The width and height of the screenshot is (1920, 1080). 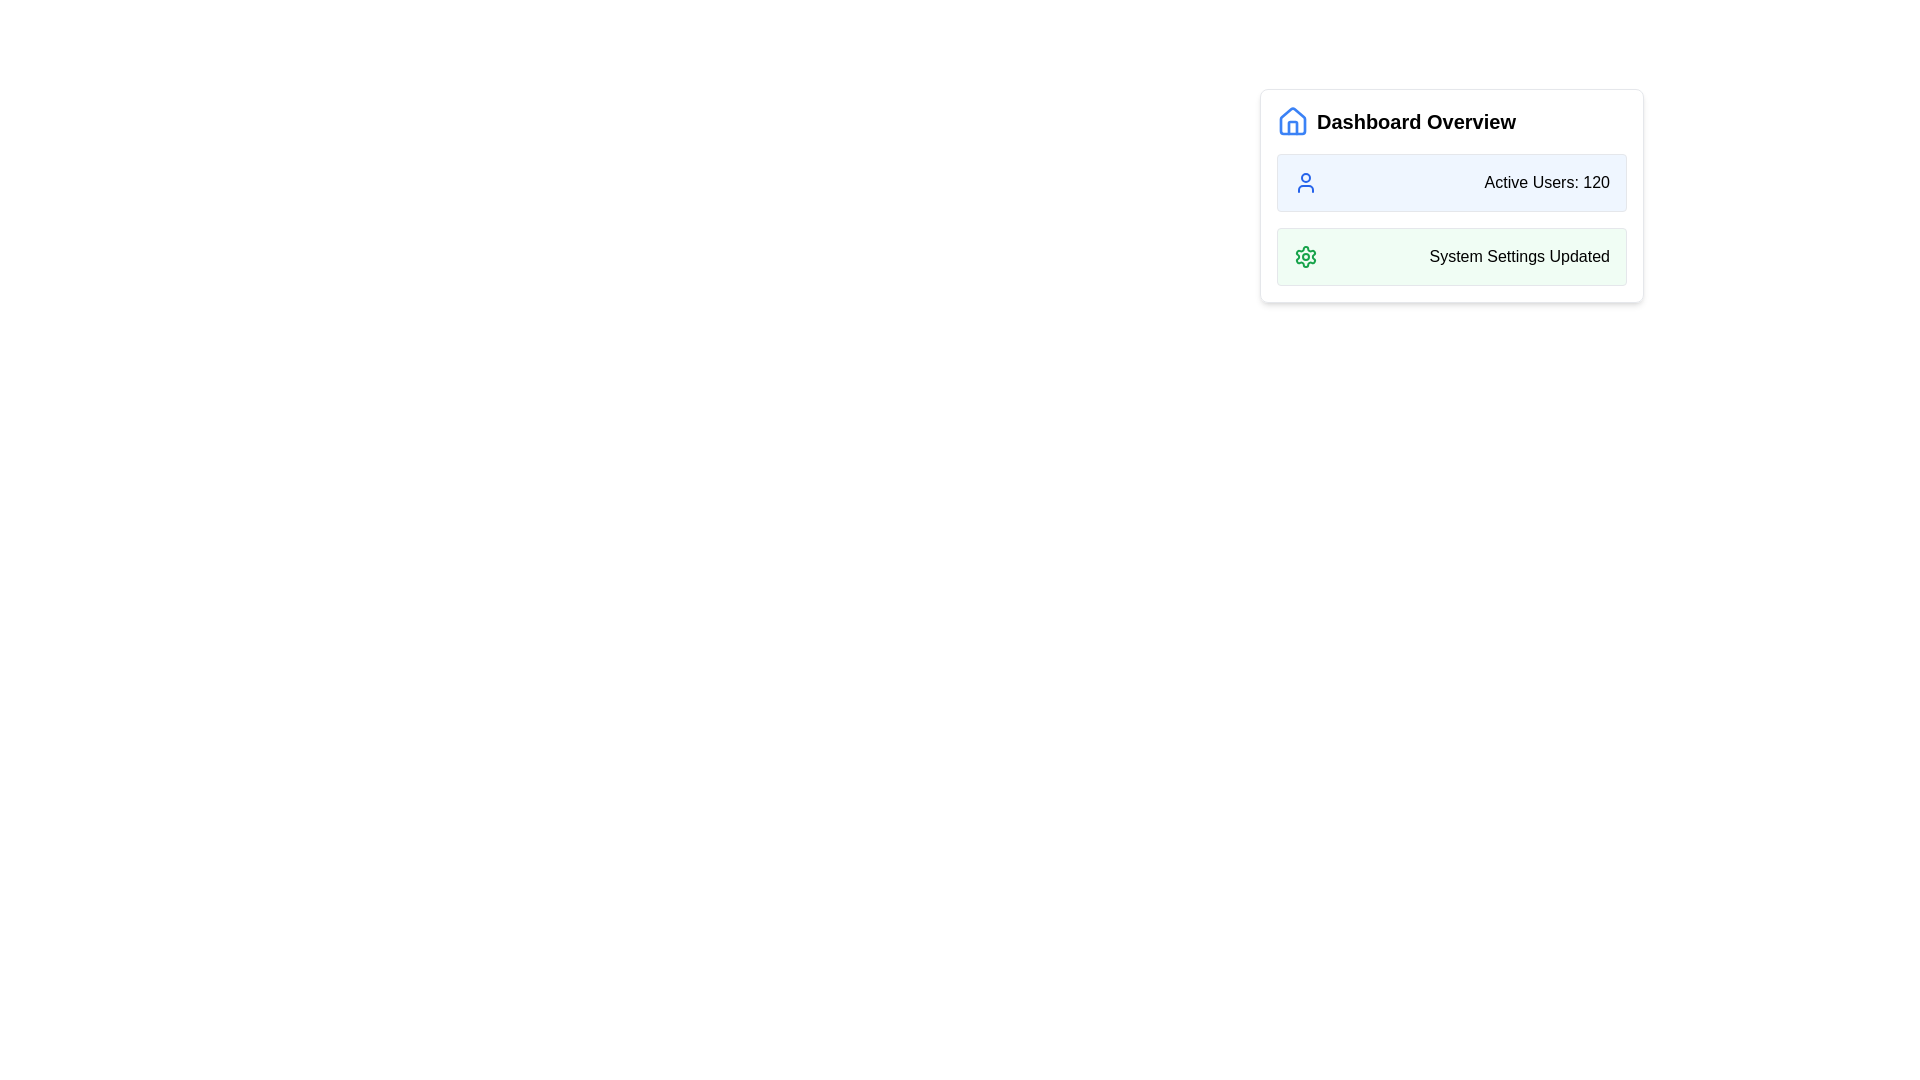 What do you see at coordinates (1292, 122) in the screenshot?
I see `the blue house icon in the header section titled 'Dashboard Overview'` at bounding box center [1292, 122].